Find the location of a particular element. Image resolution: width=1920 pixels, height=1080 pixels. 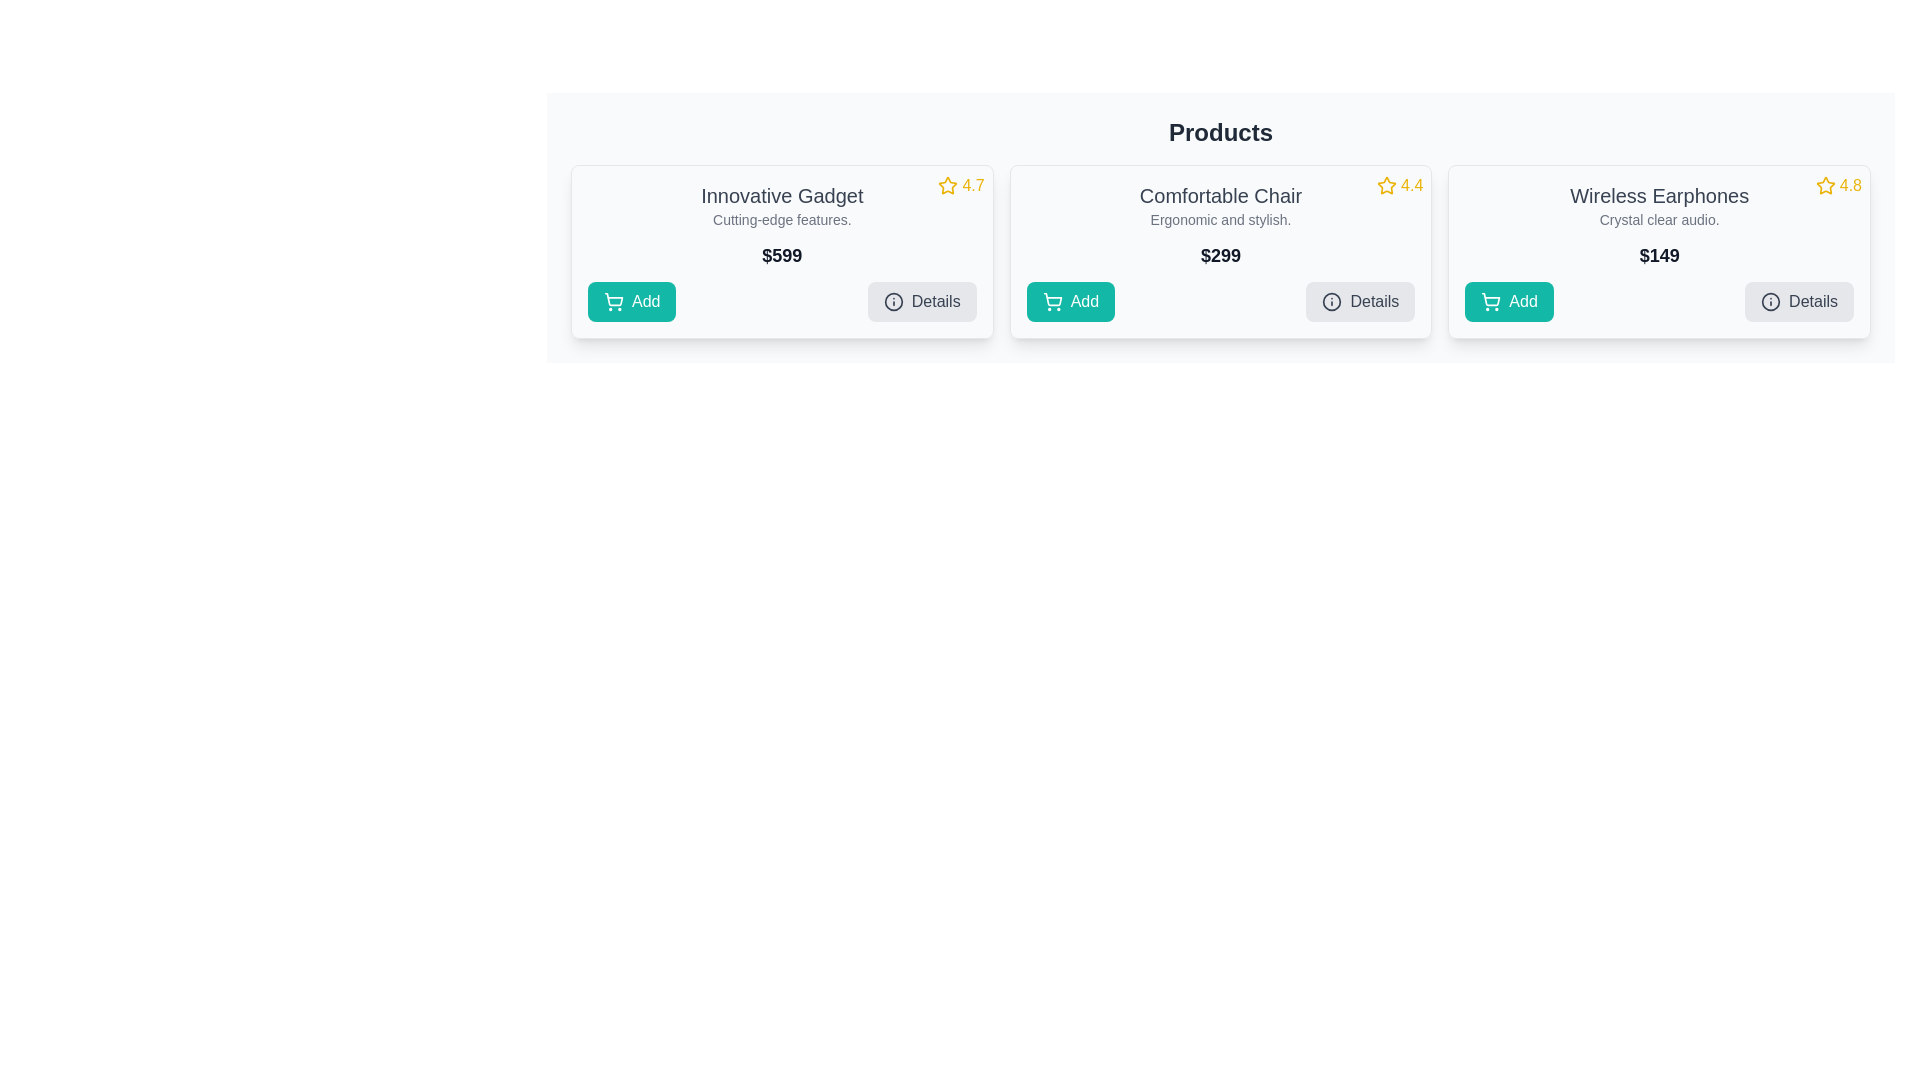

the static text display showing the rating value for the 'Innovative Gadget' product, located to the right of the star icon in the top-right corner of the product card is located at coordinates (973, 185).